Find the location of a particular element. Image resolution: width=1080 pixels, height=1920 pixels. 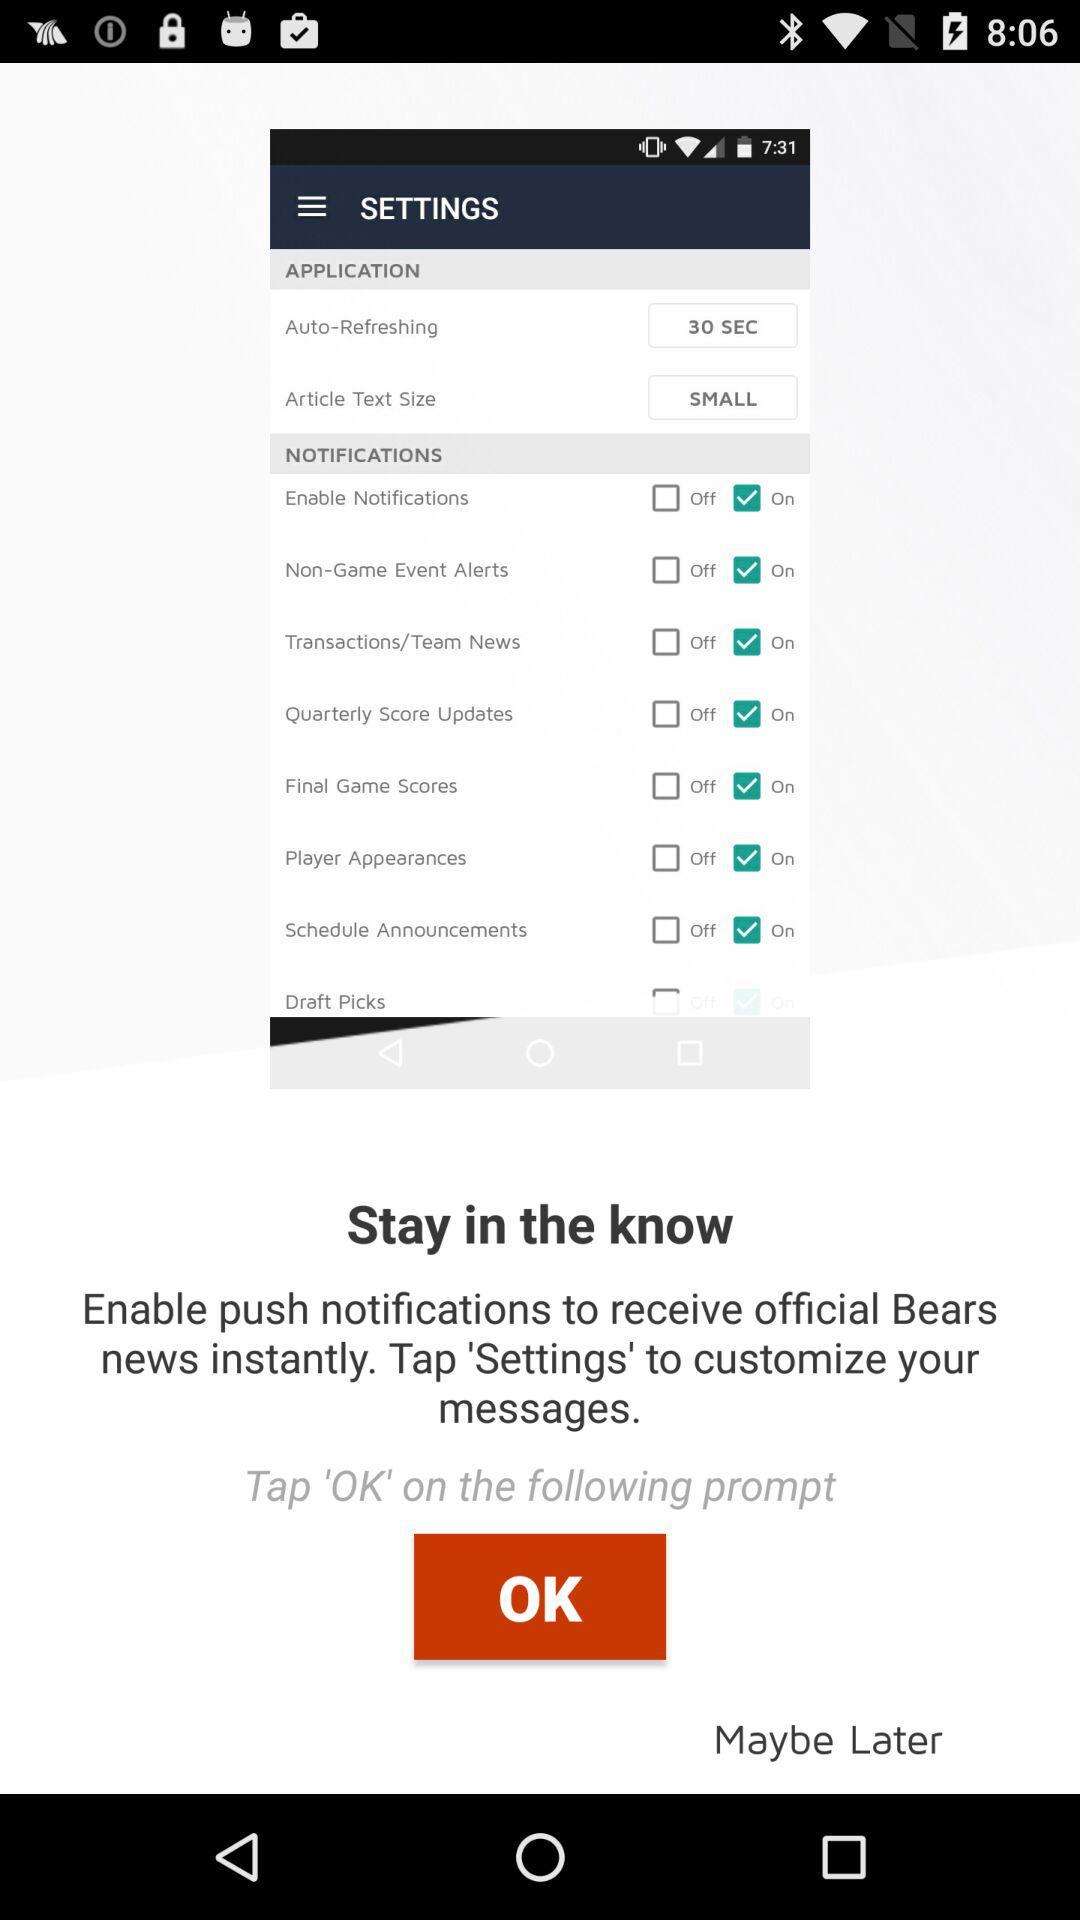

icon below ok item is located at coordinates (828, 1736).